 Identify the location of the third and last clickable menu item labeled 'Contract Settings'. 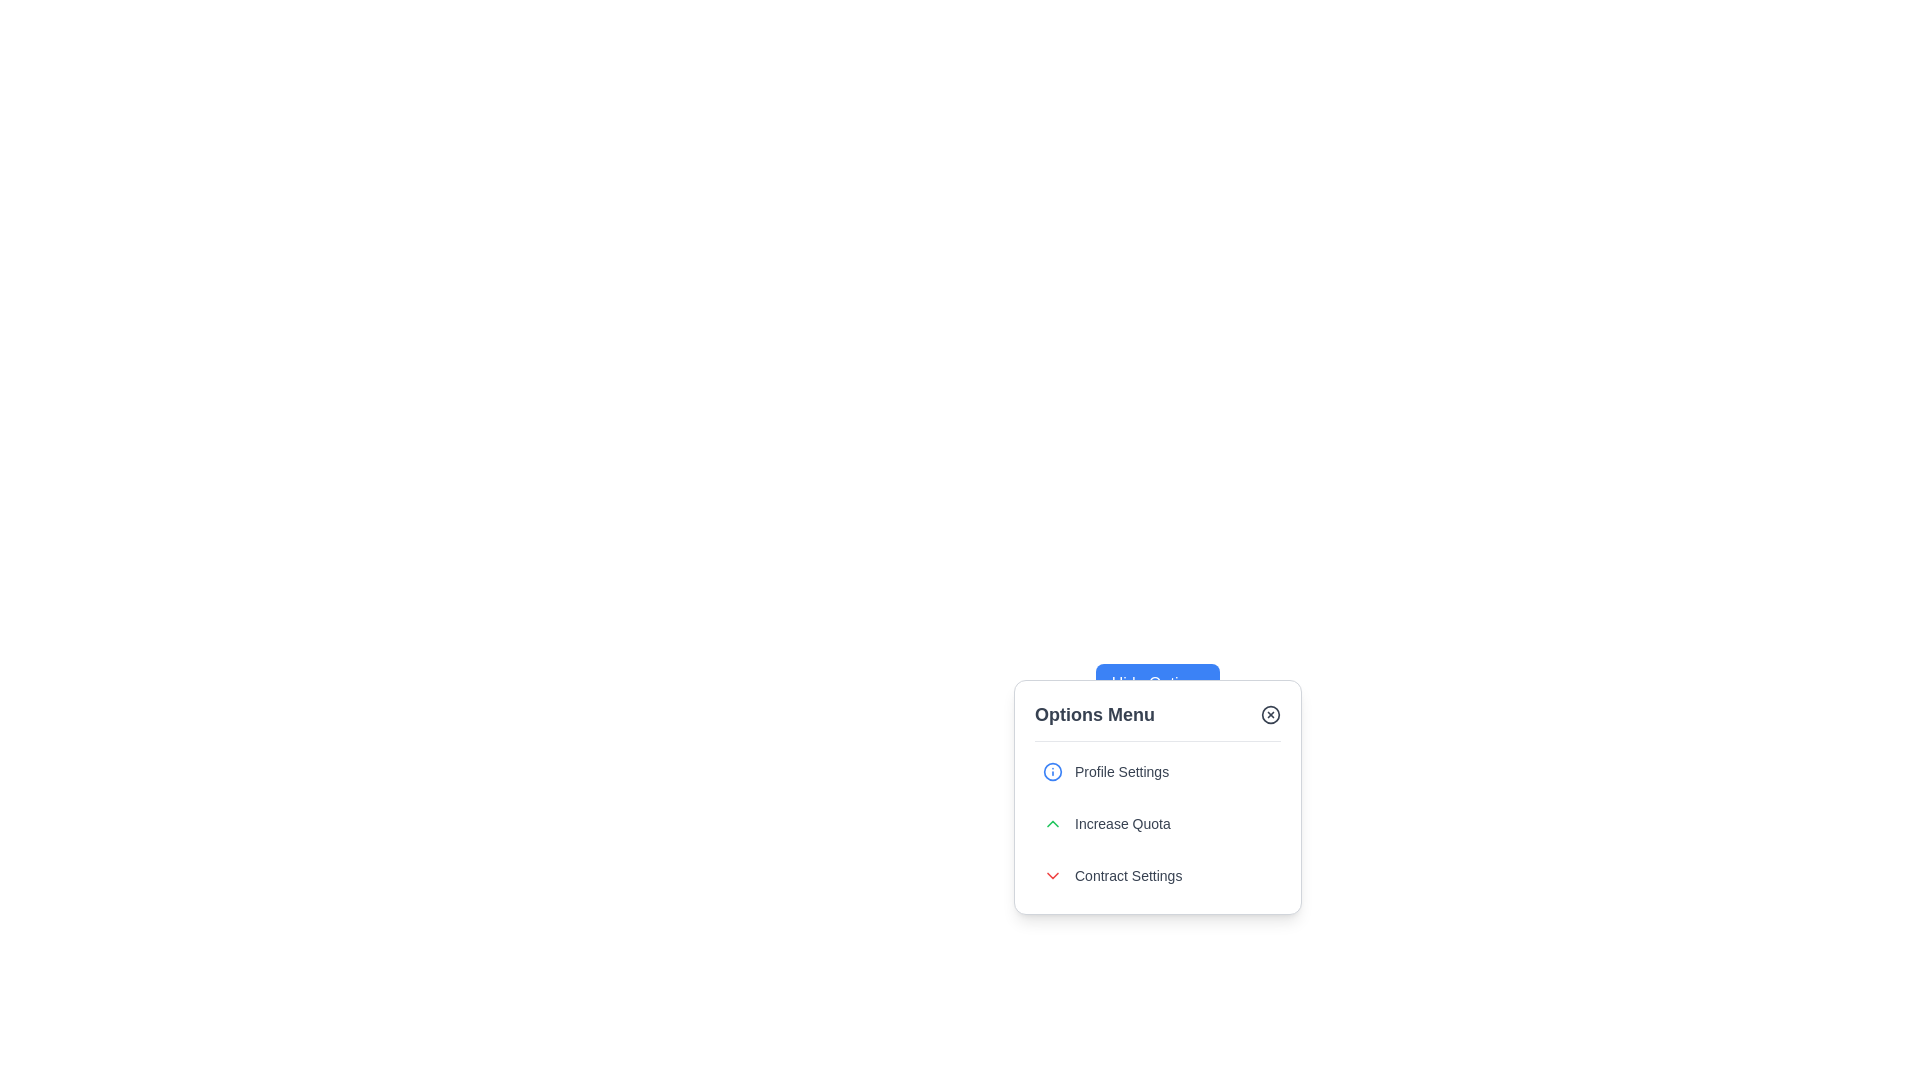
(1157, 874).